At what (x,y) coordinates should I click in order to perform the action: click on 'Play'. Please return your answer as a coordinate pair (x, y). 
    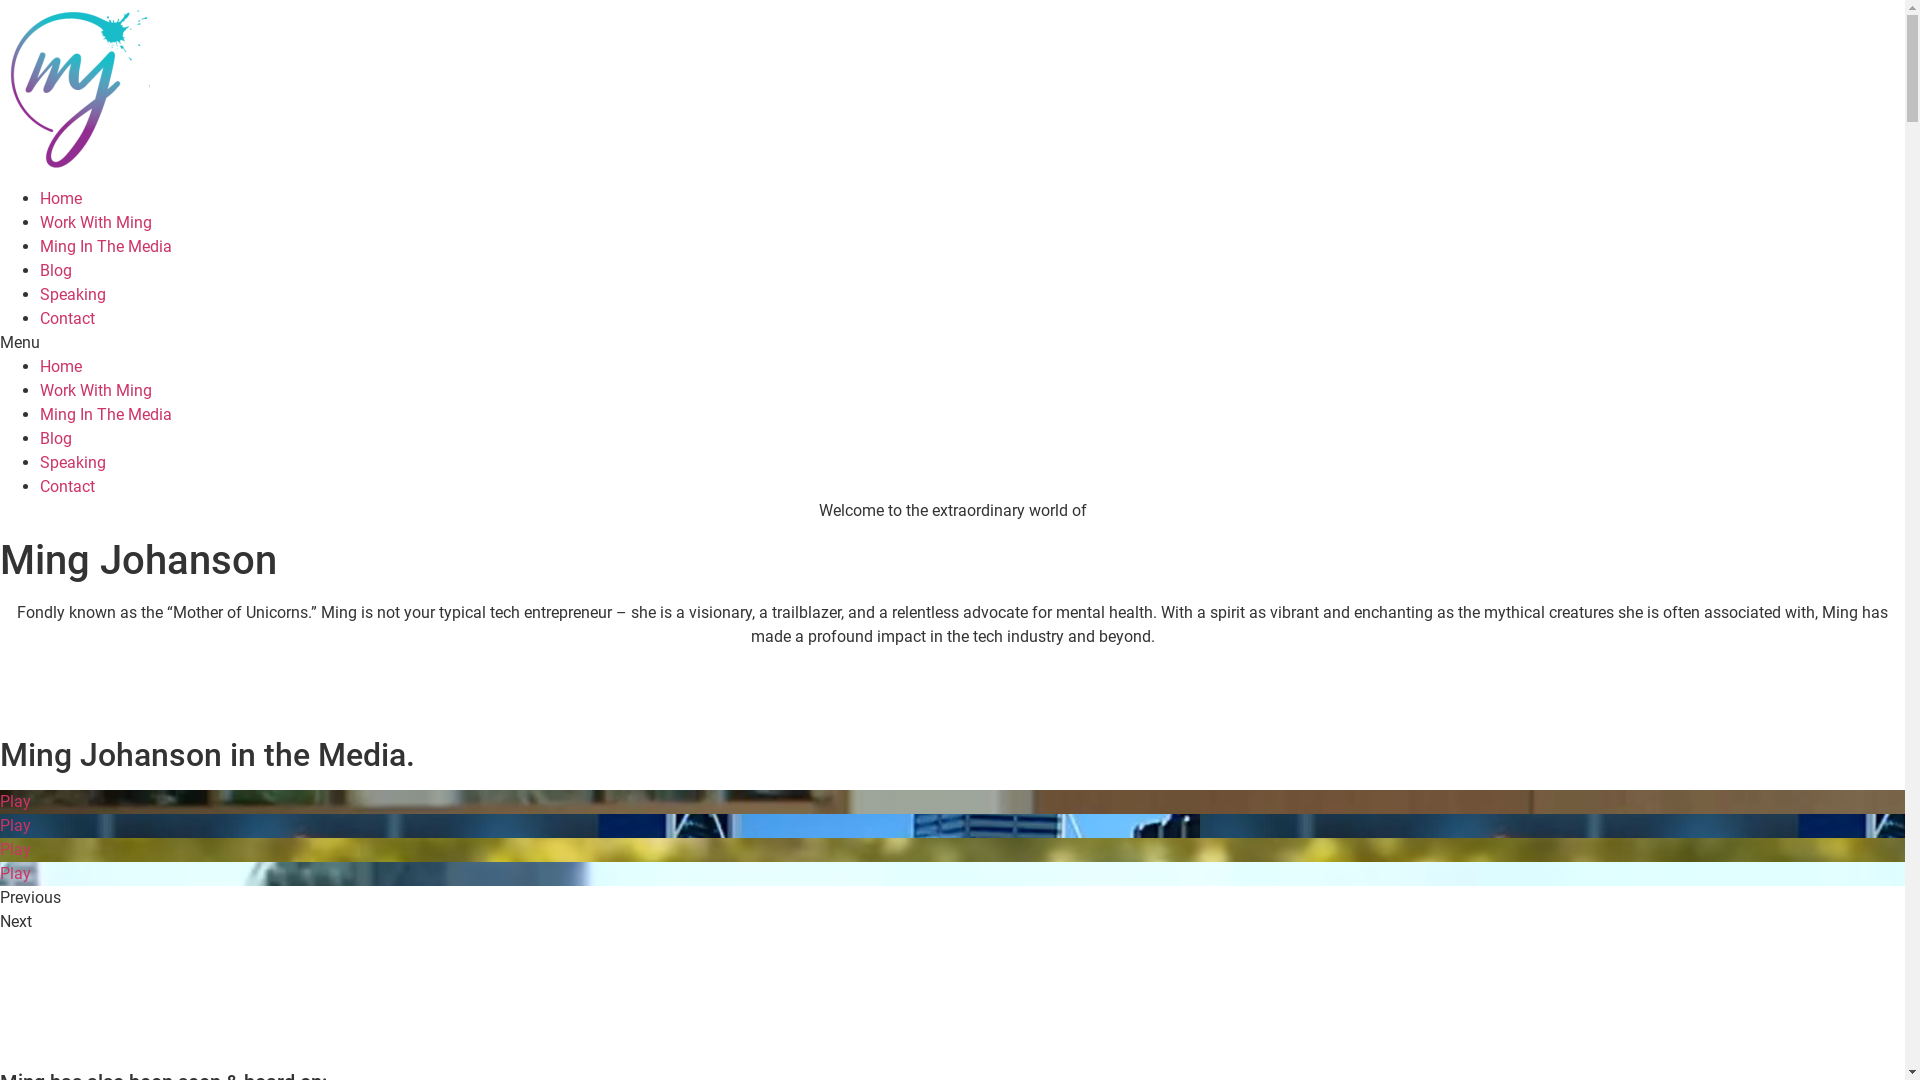
    Looking at the image, I should click on (951, 849).